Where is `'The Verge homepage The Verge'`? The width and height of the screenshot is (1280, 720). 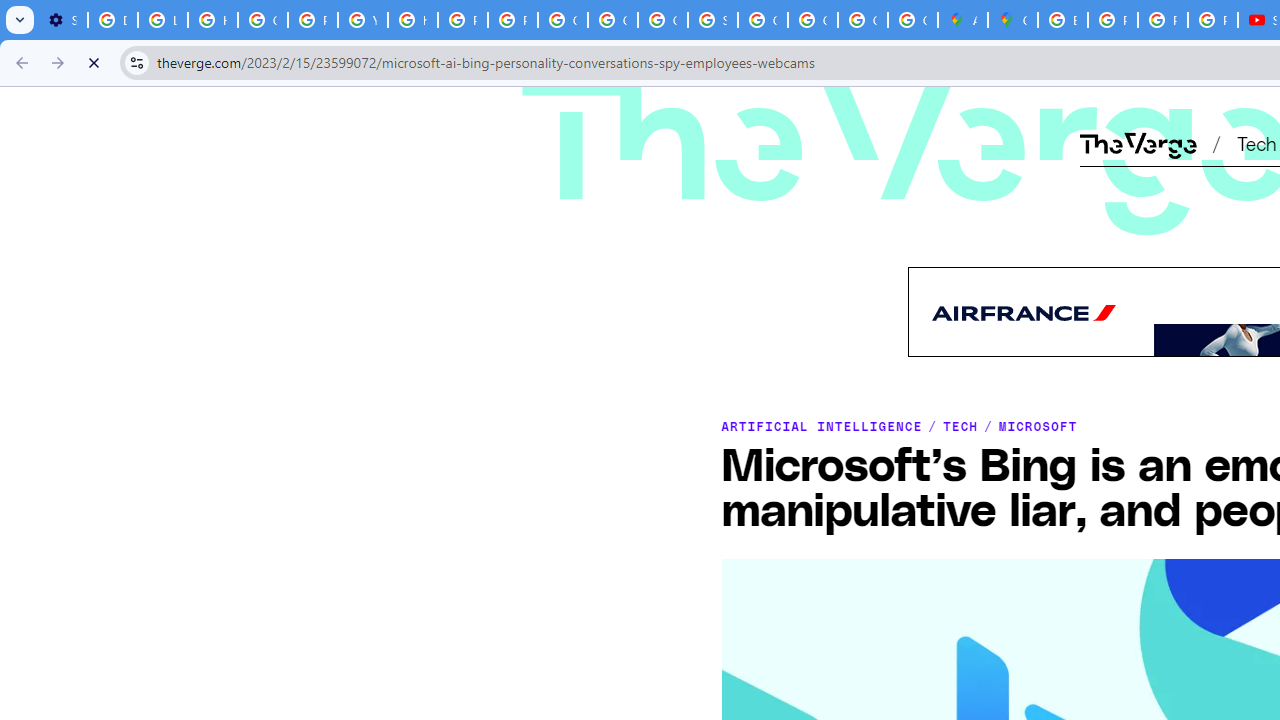 'The Verge homepage The Verge' is located at coordinates (1137, 142).